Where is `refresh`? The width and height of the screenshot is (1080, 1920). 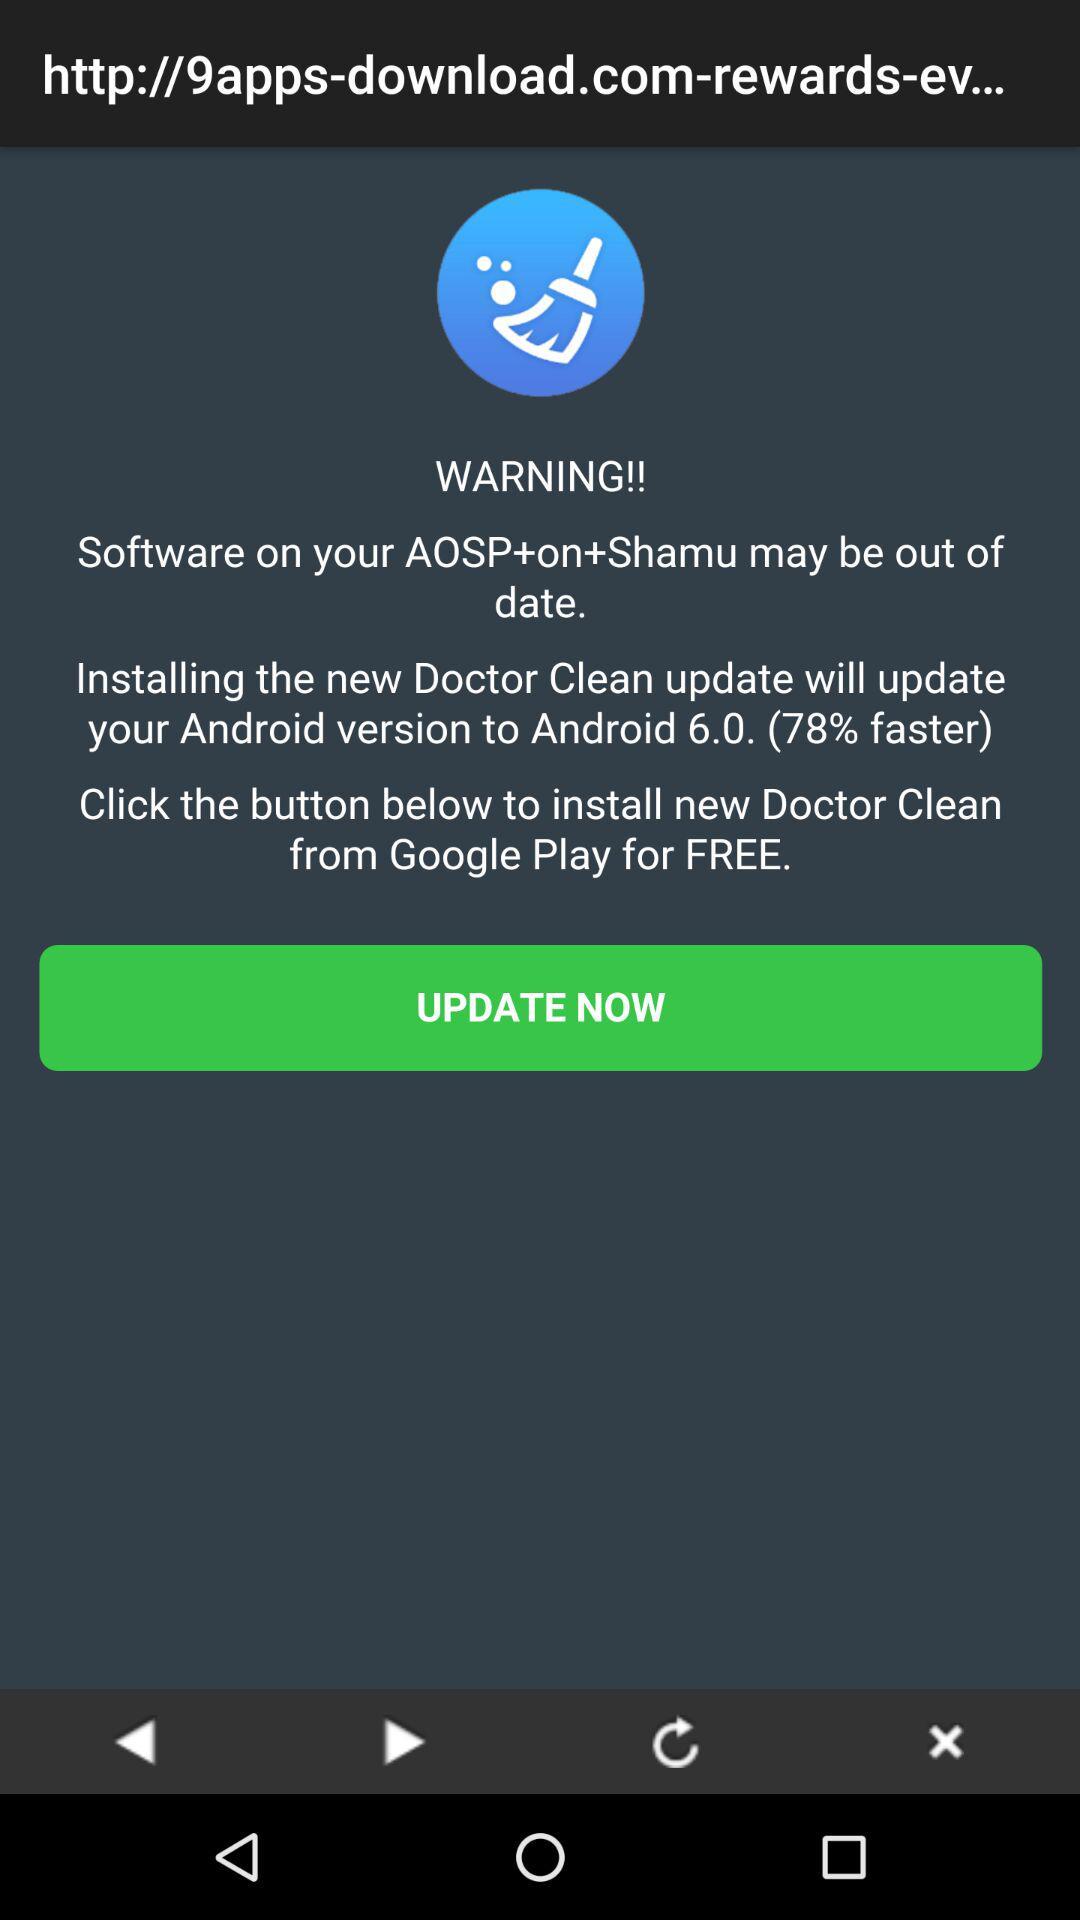 refresh is located at coordinates (675, 1740).